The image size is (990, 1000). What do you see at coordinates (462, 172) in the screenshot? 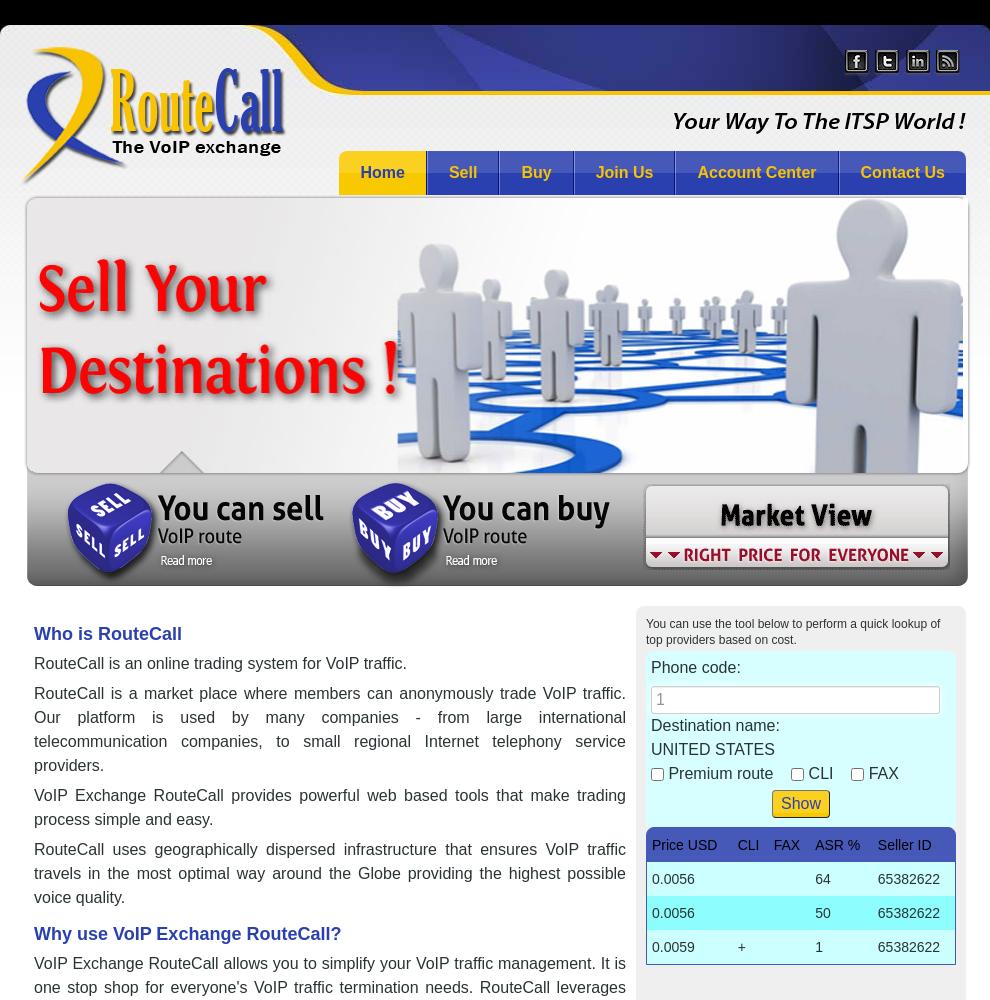
I see `'Sell'` at bounding box center [462, 172].